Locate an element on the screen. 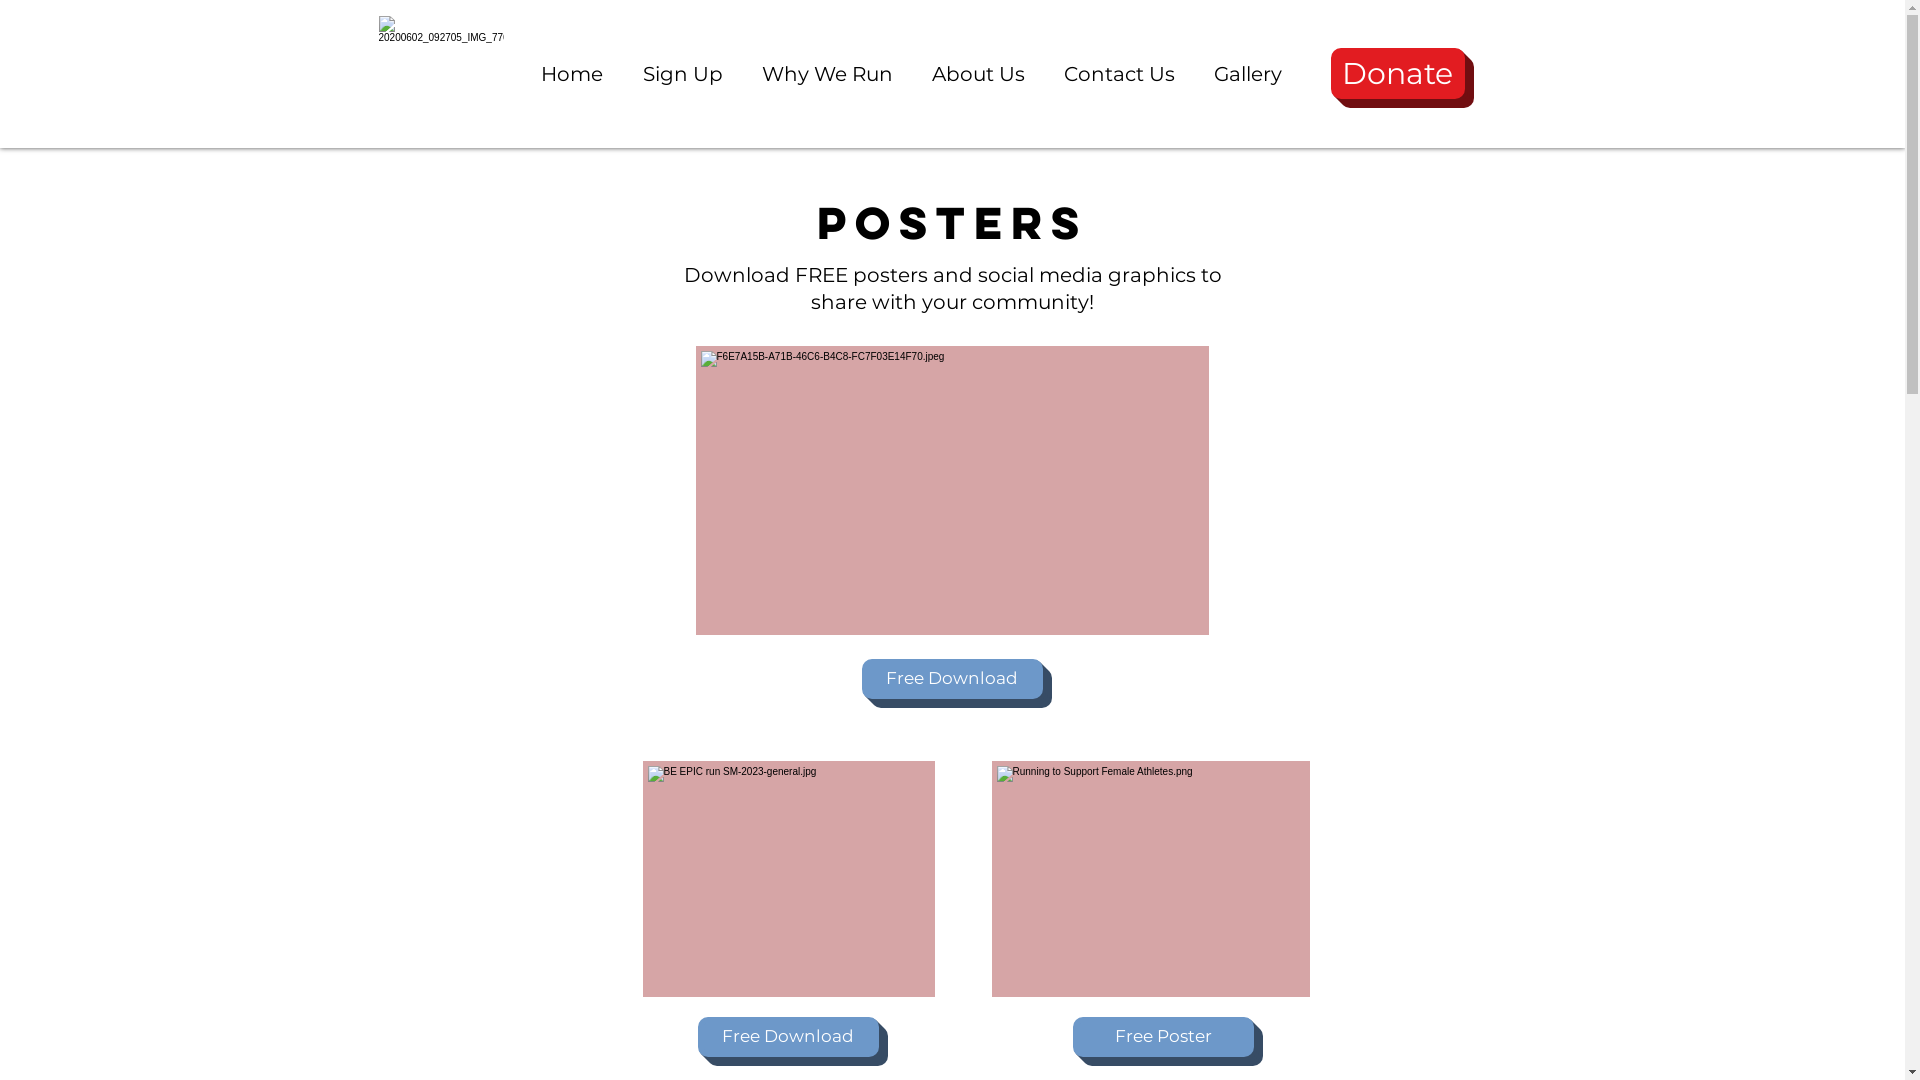 The width and height of the screenshot is (1920, 1080). 'Sign Up' is located at coordinates (687, 61).